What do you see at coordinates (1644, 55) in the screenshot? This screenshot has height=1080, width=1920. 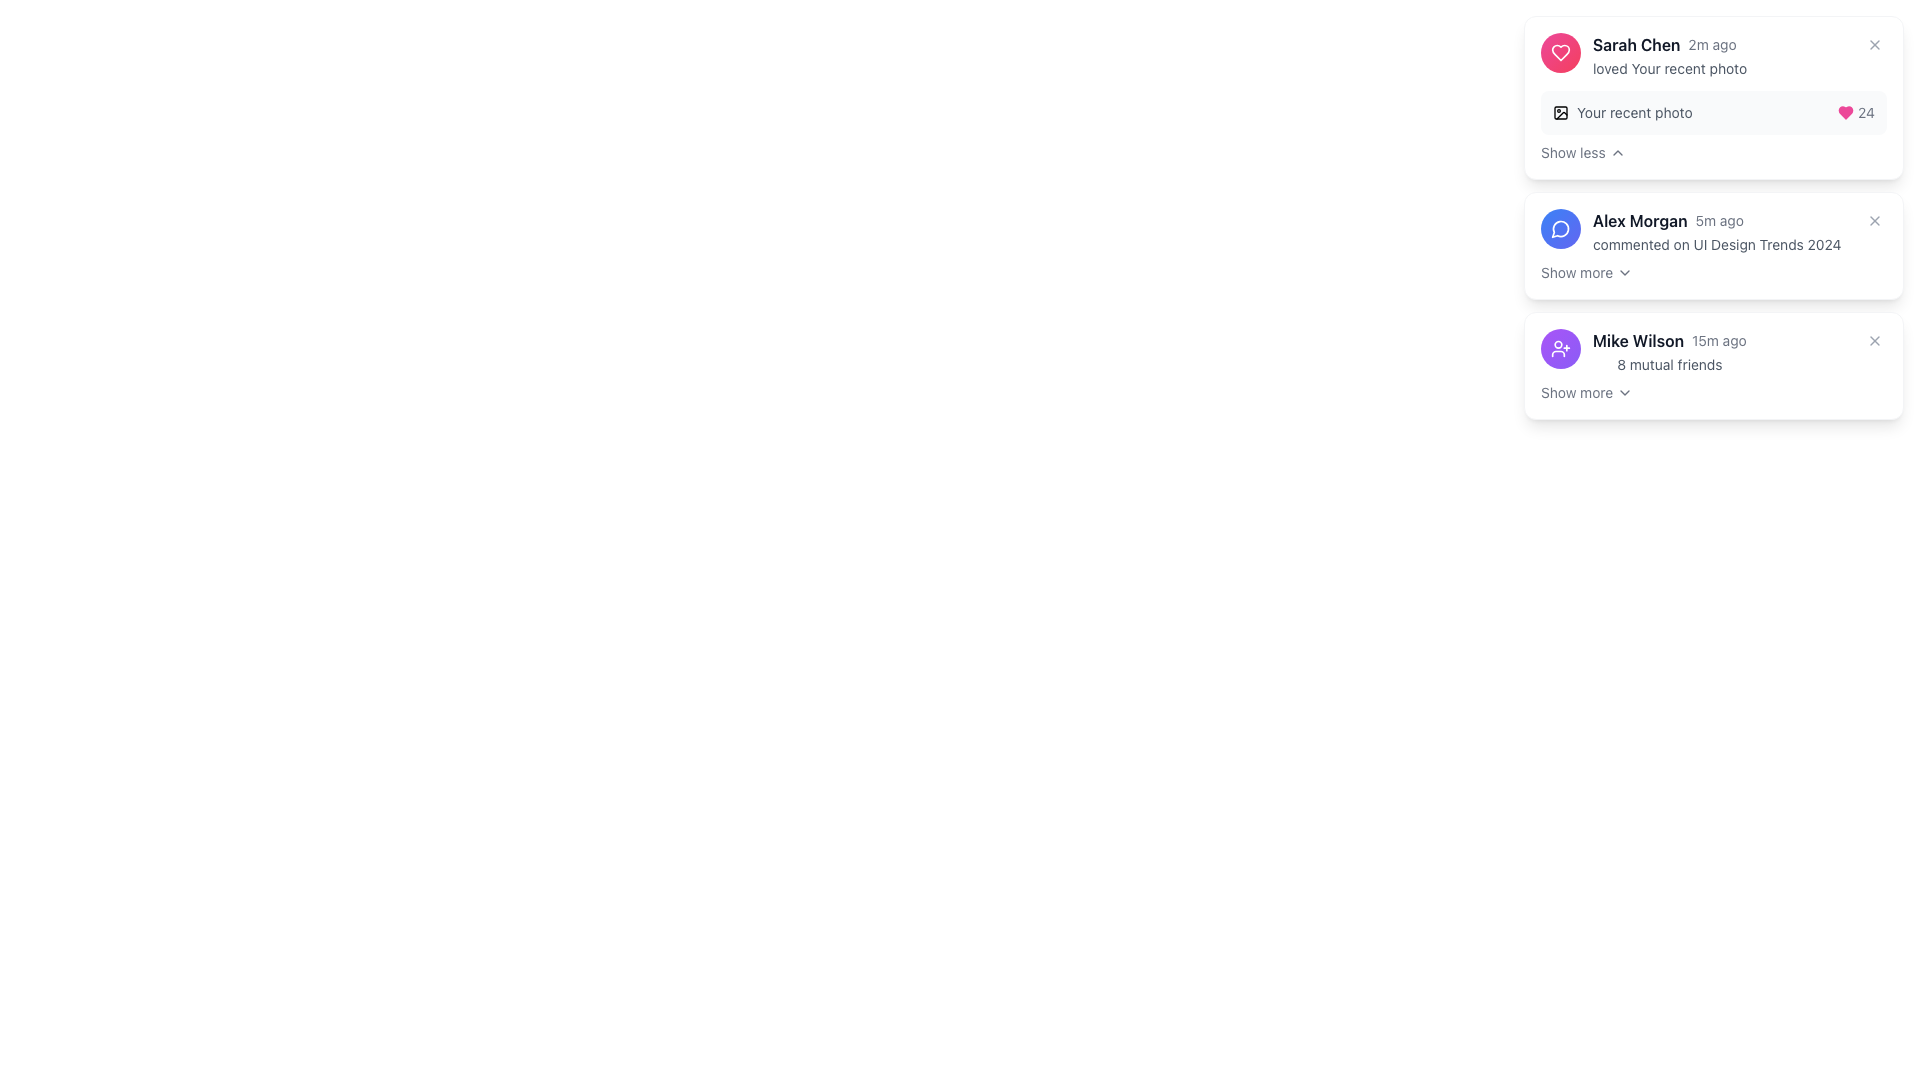 I see `the notification item featuring a pink gradient badge with a white heart, containing the username 'Sarah Chen' and the message 'loved Your recent photo'` at bounding box center [1644, 55].